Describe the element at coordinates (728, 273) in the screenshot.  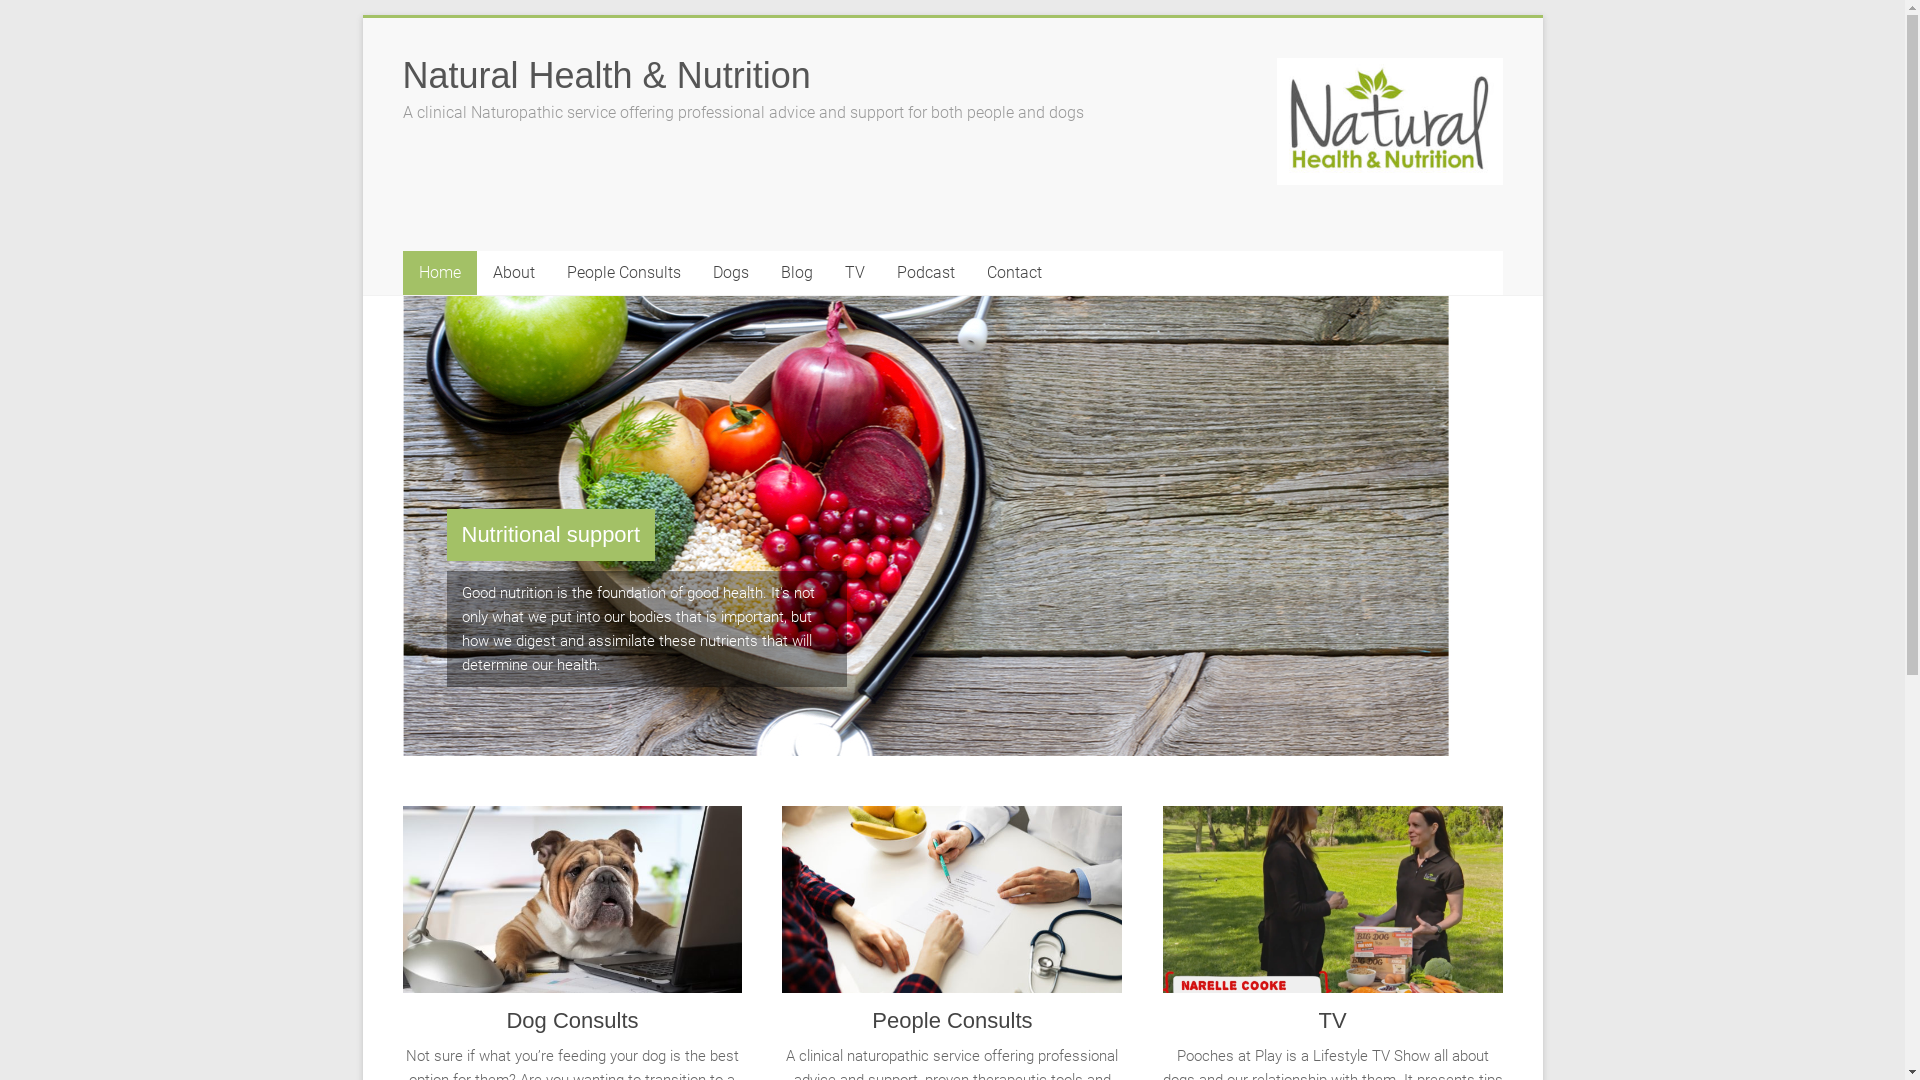
I see `'Dogs'` at that location.